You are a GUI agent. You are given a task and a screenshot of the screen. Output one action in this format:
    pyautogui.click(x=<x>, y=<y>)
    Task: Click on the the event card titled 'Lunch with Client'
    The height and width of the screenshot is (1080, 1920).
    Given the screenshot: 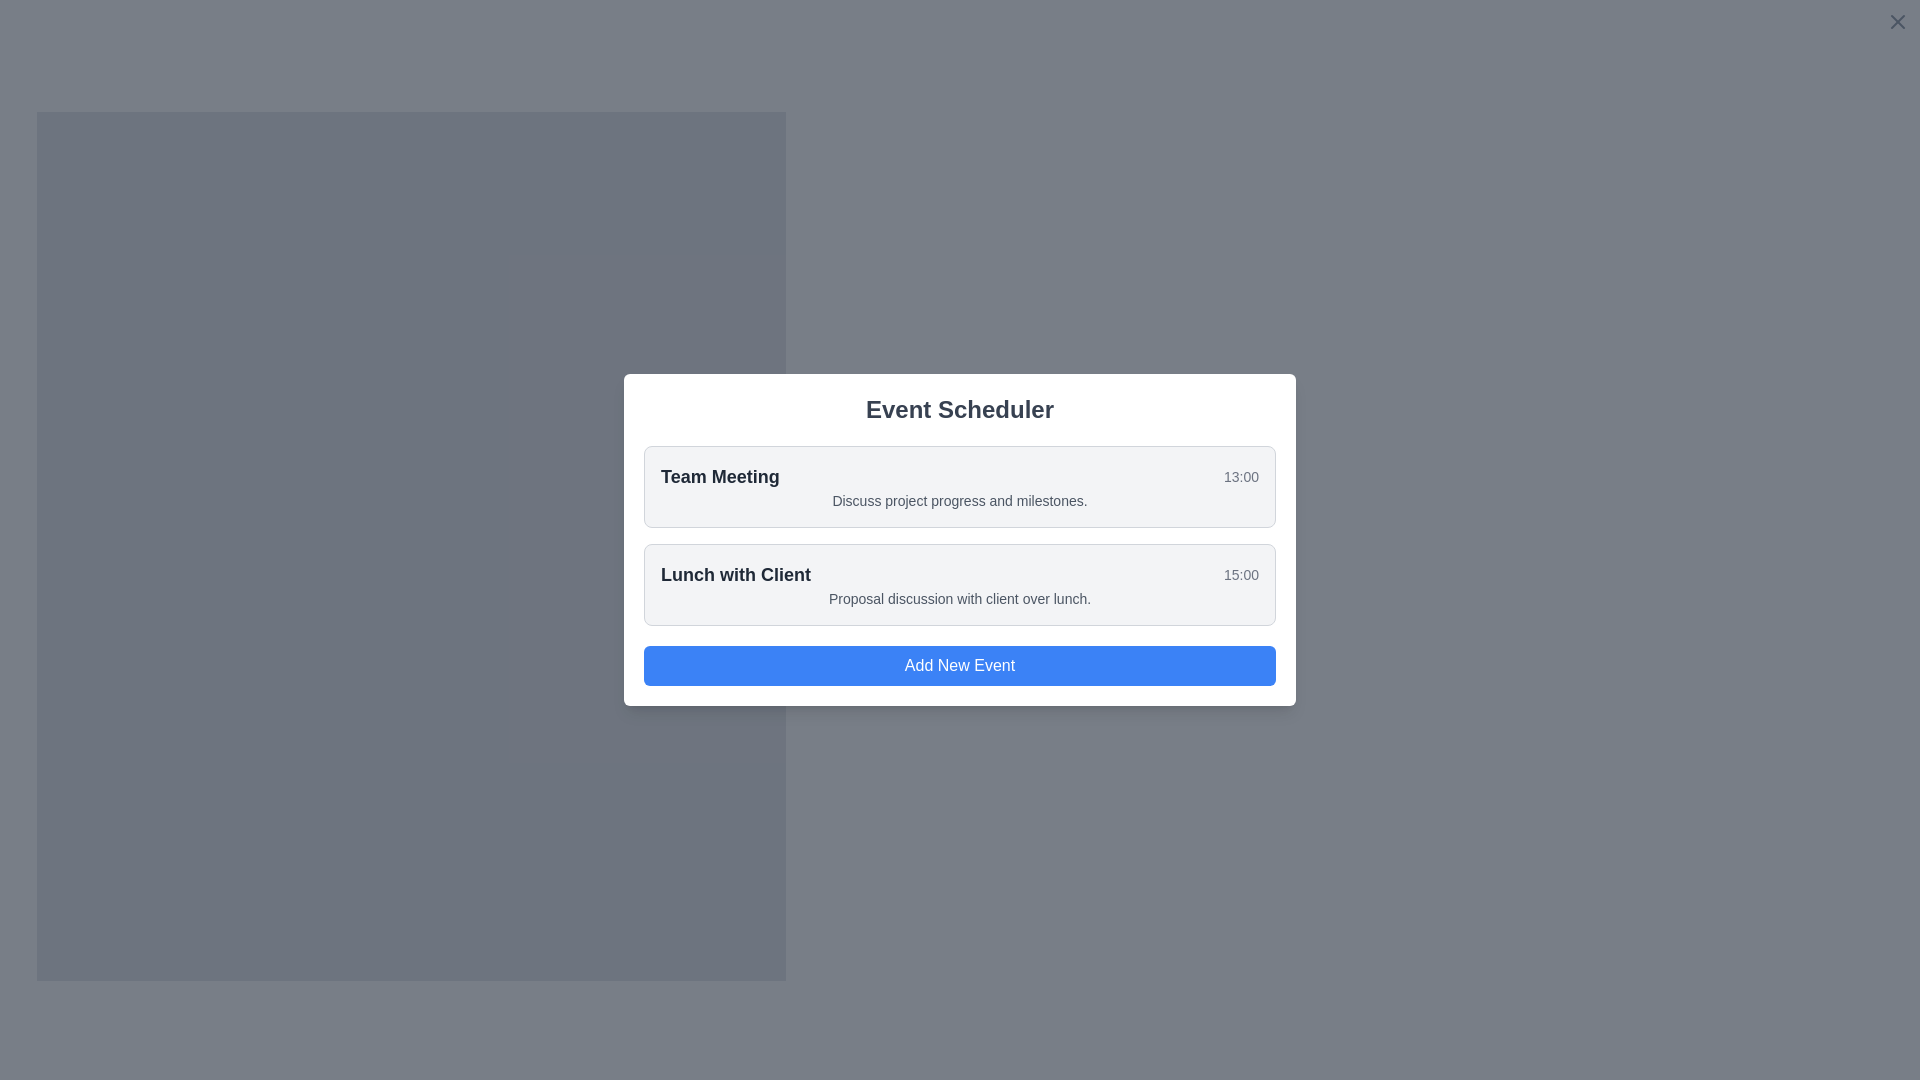 What is the action you would take?
    pyautogui.click(x=960, y=585)
    